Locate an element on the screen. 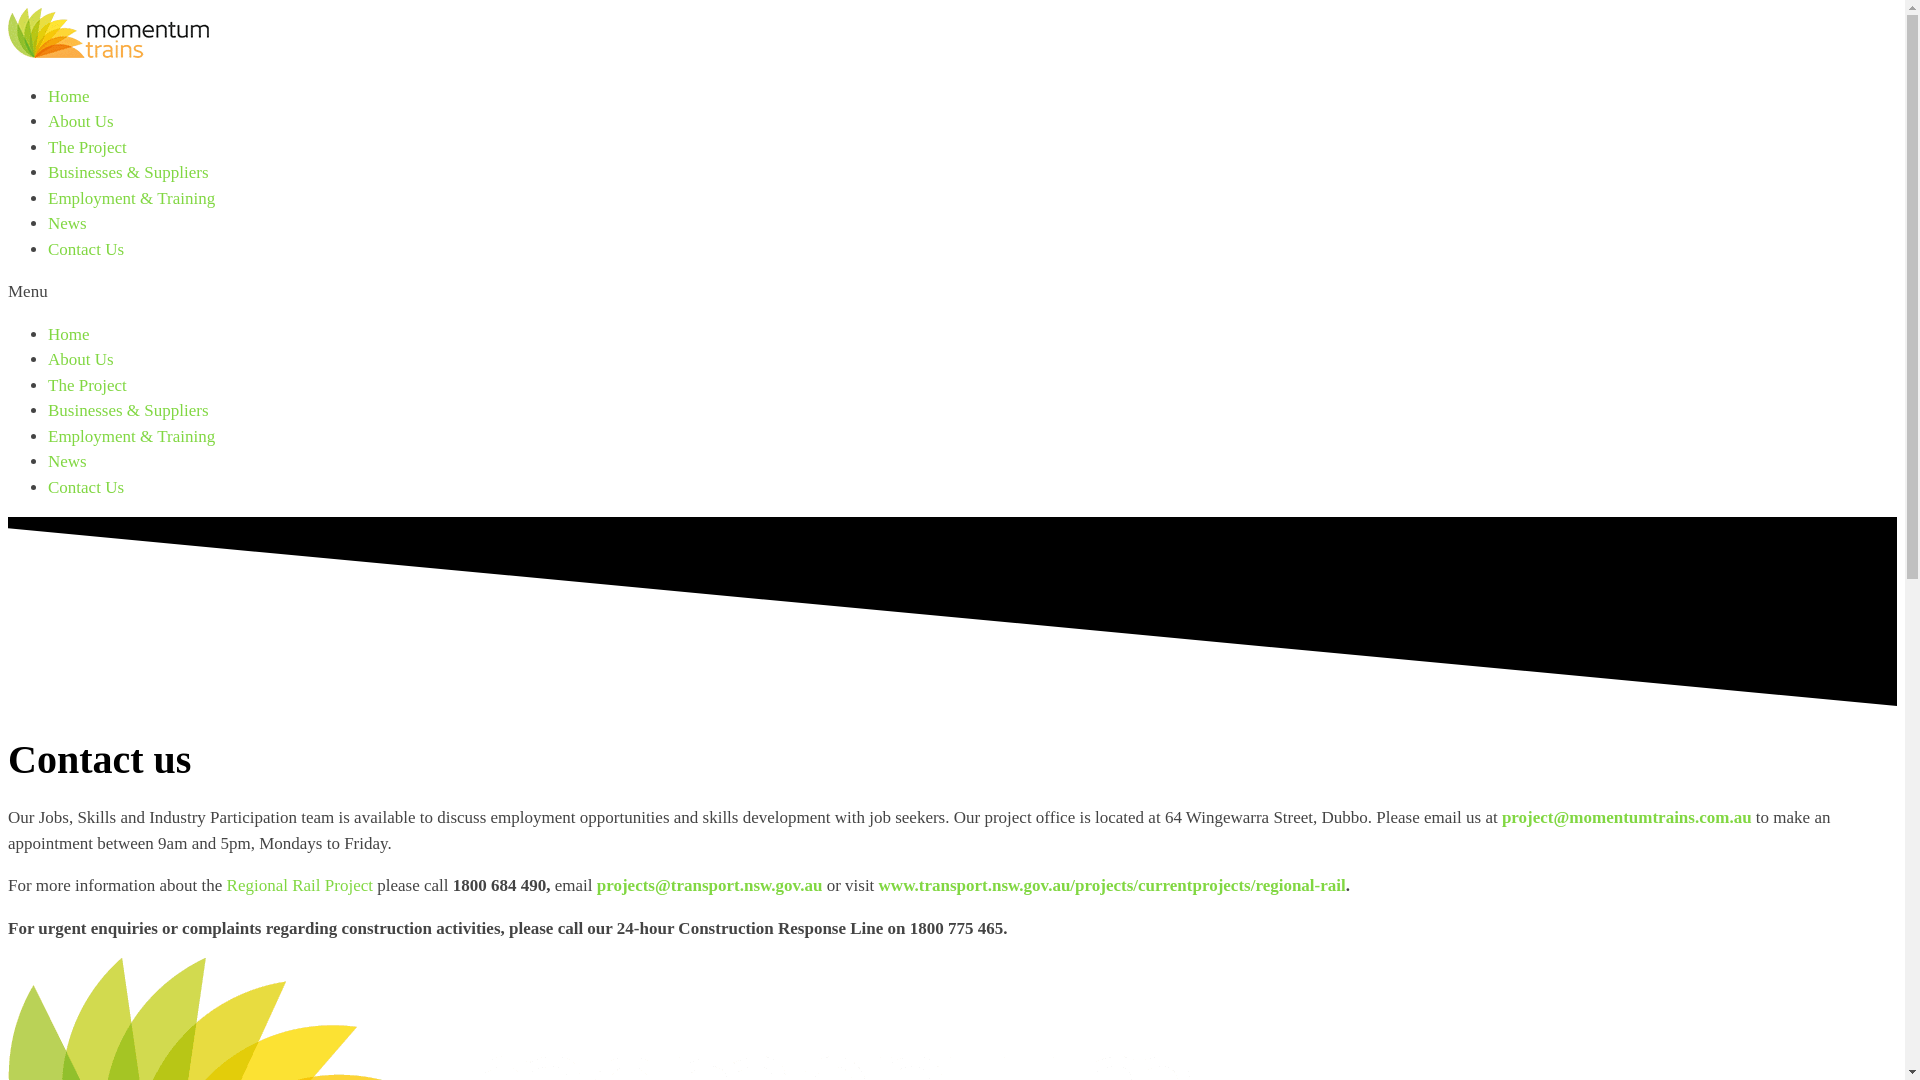  'Home' is located at coordinates (68, 95).